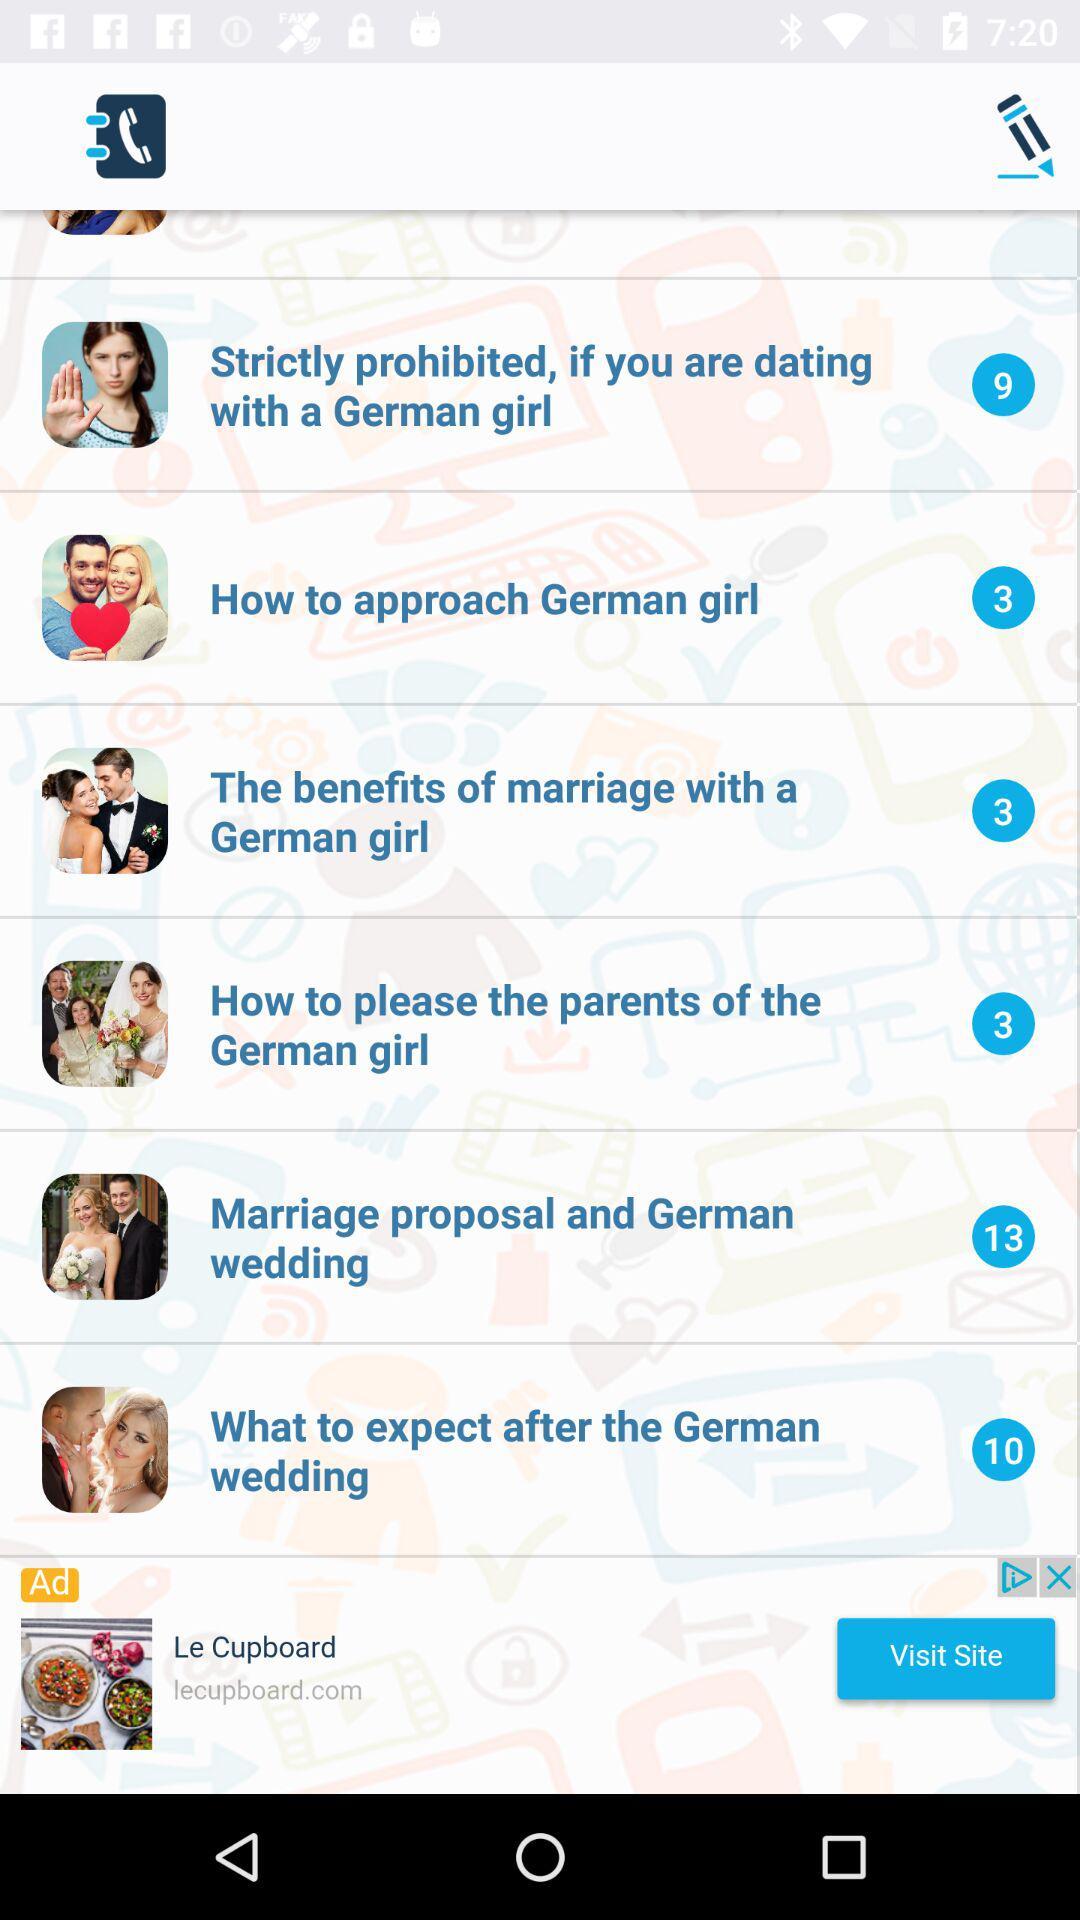 The width and height of the screenshot is (1080, 1920). I want to click on this advertised product, so click(537, 1675).